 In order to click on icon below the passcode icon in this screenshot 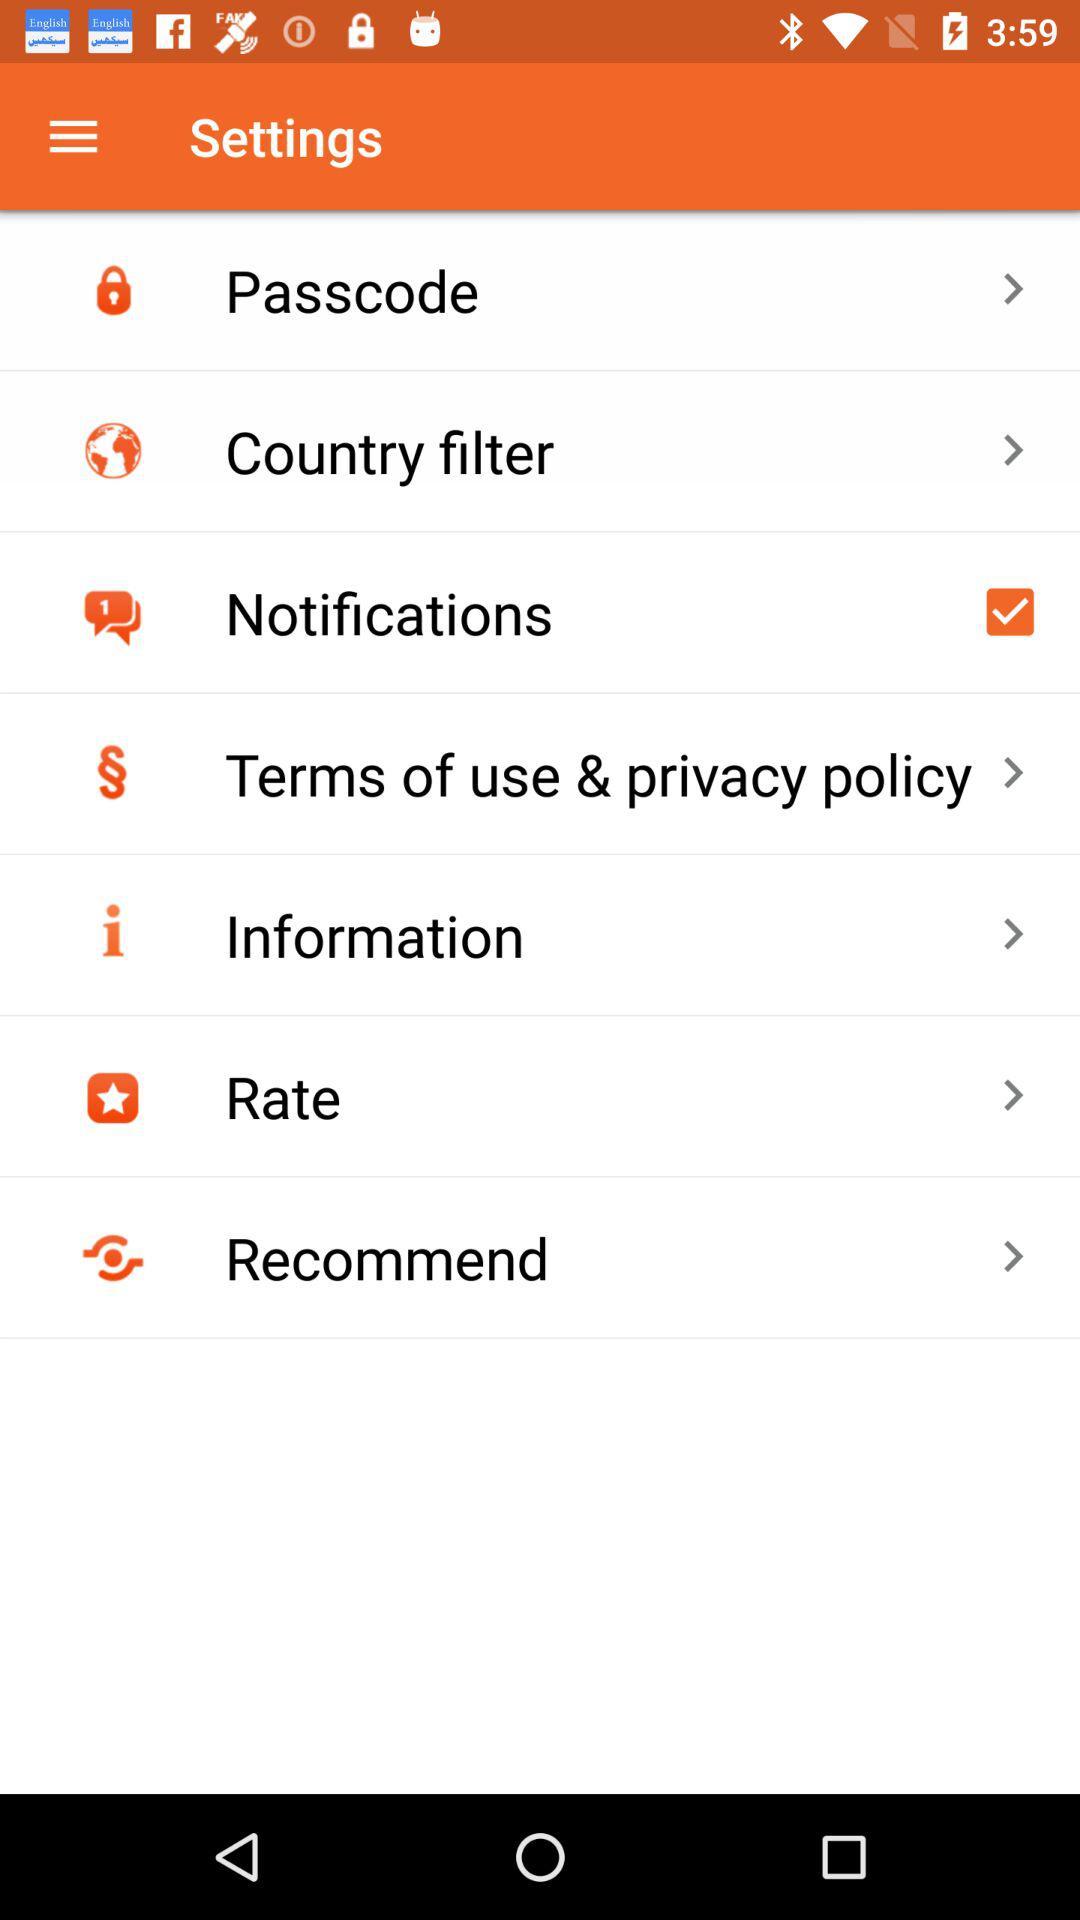, I will do `click(611, 450)`.